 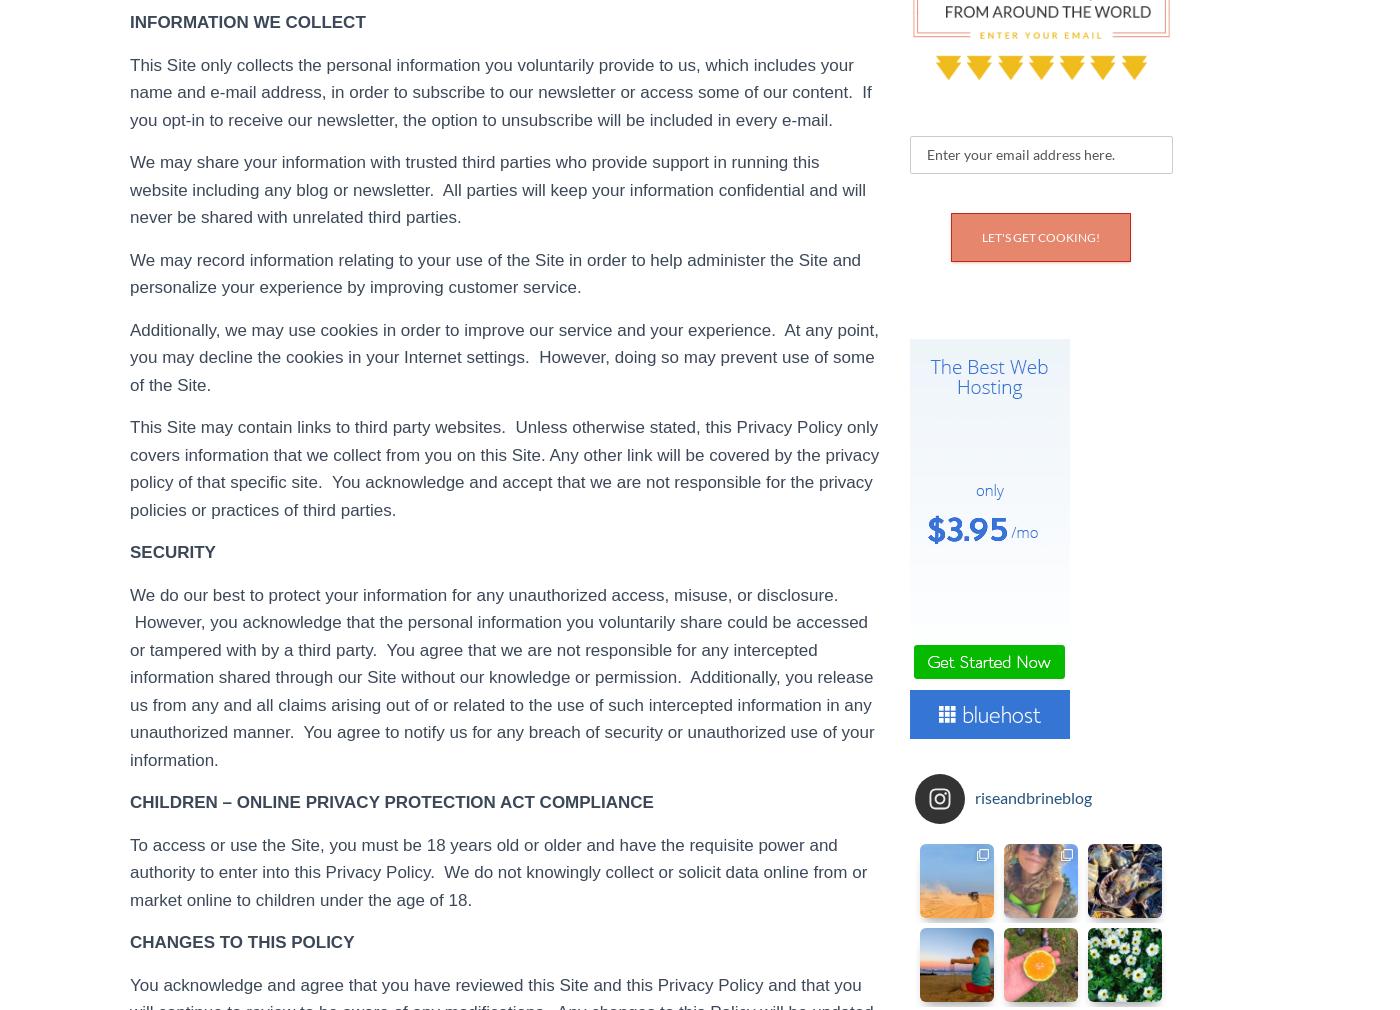 I want to click on 'CHILDREN – ONLINE PRIVACY PROTECTION ACT COMPLIANCE', so click(x=391, y=802).